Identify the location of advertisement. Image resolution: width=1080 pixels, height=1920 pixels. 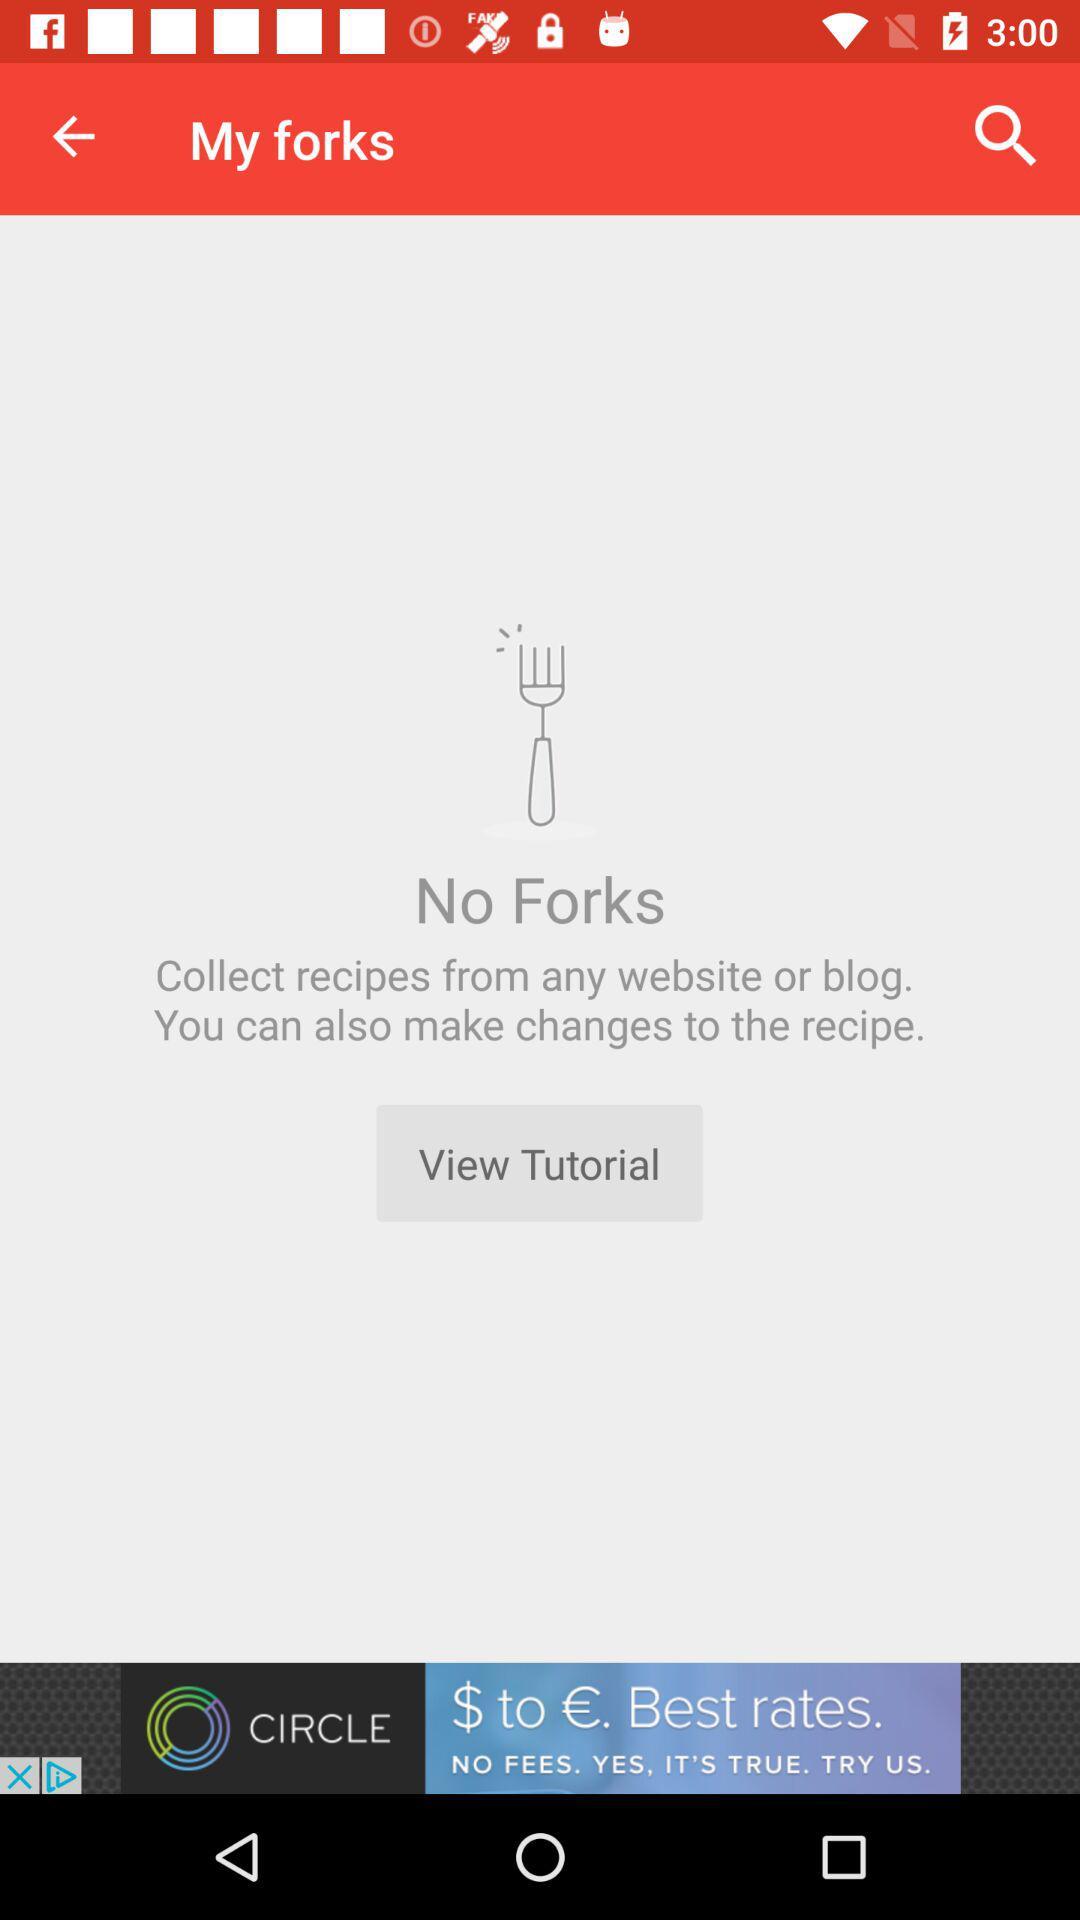
(540, 1727).